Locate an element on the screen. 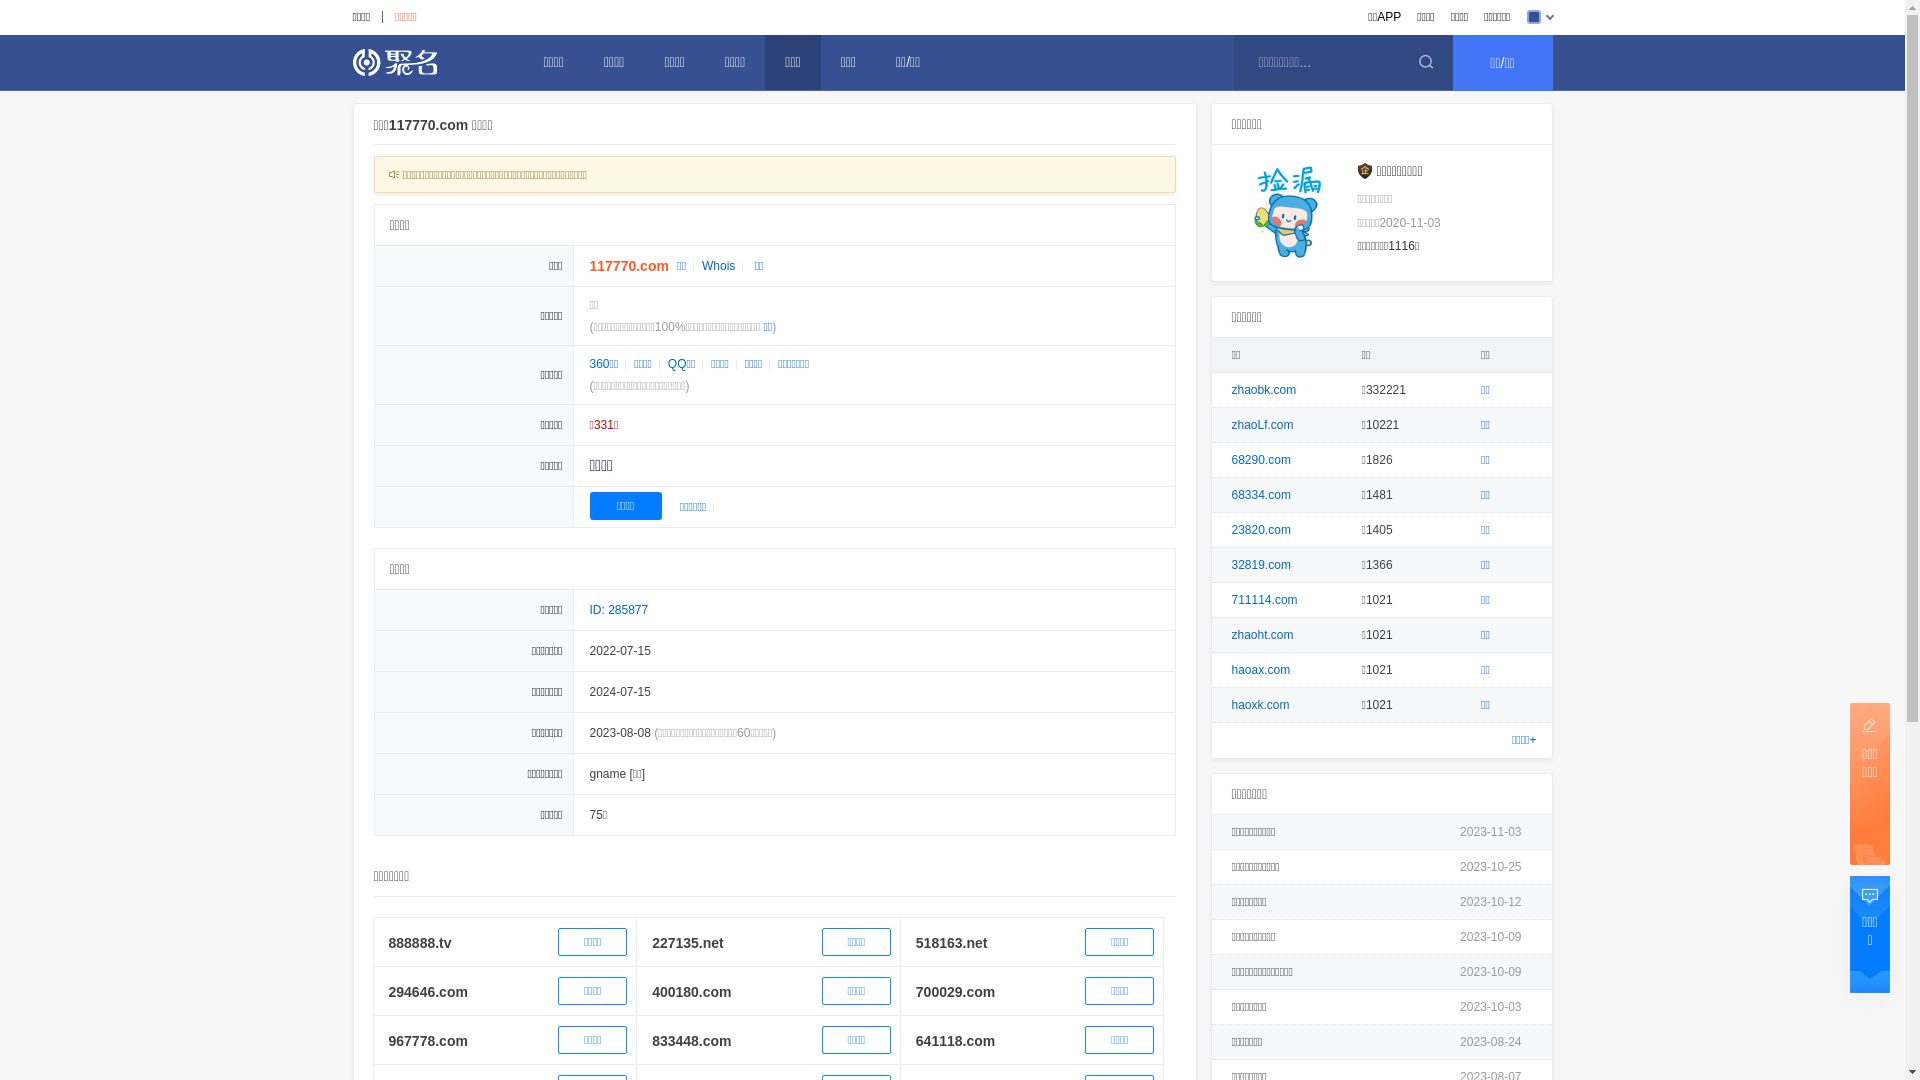  'haoax.com' is located at coordinates (1231, 670).